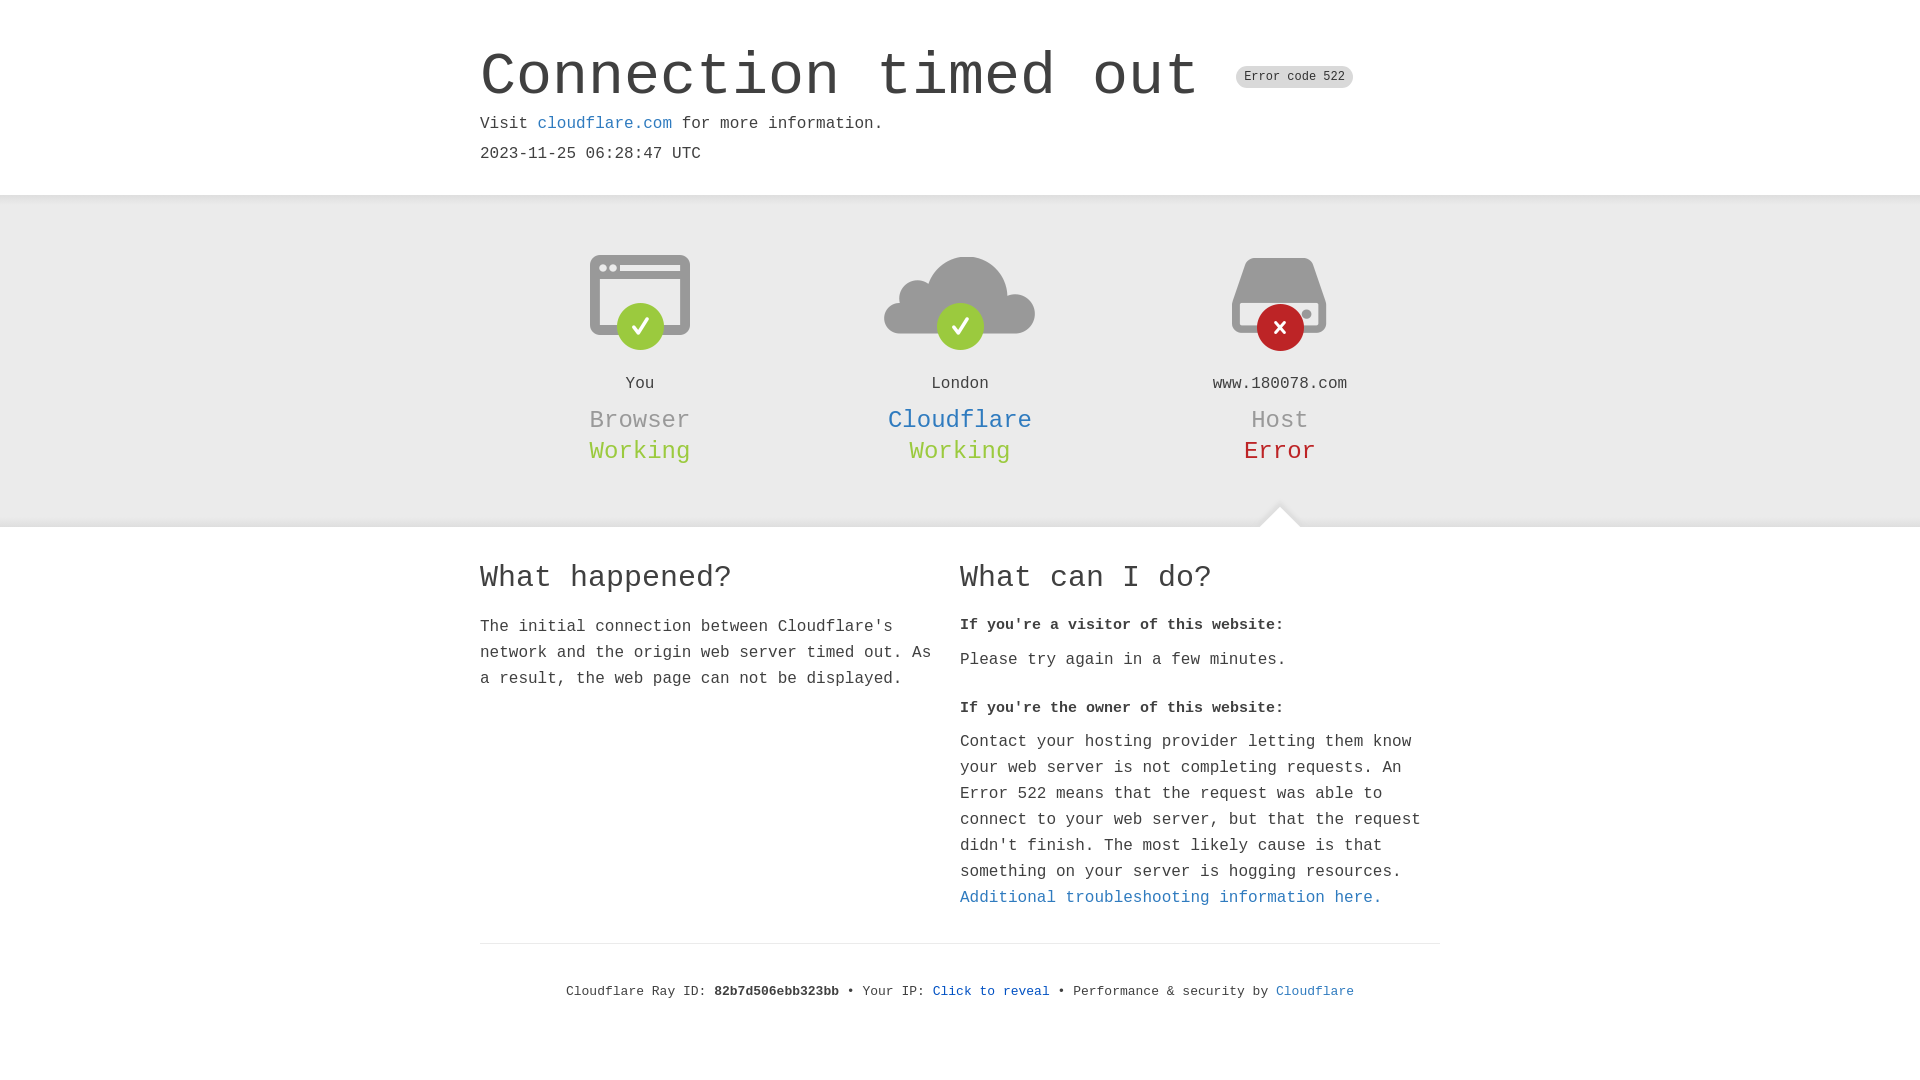  I want to click on 'Cloudflare', so click(1315, 991).